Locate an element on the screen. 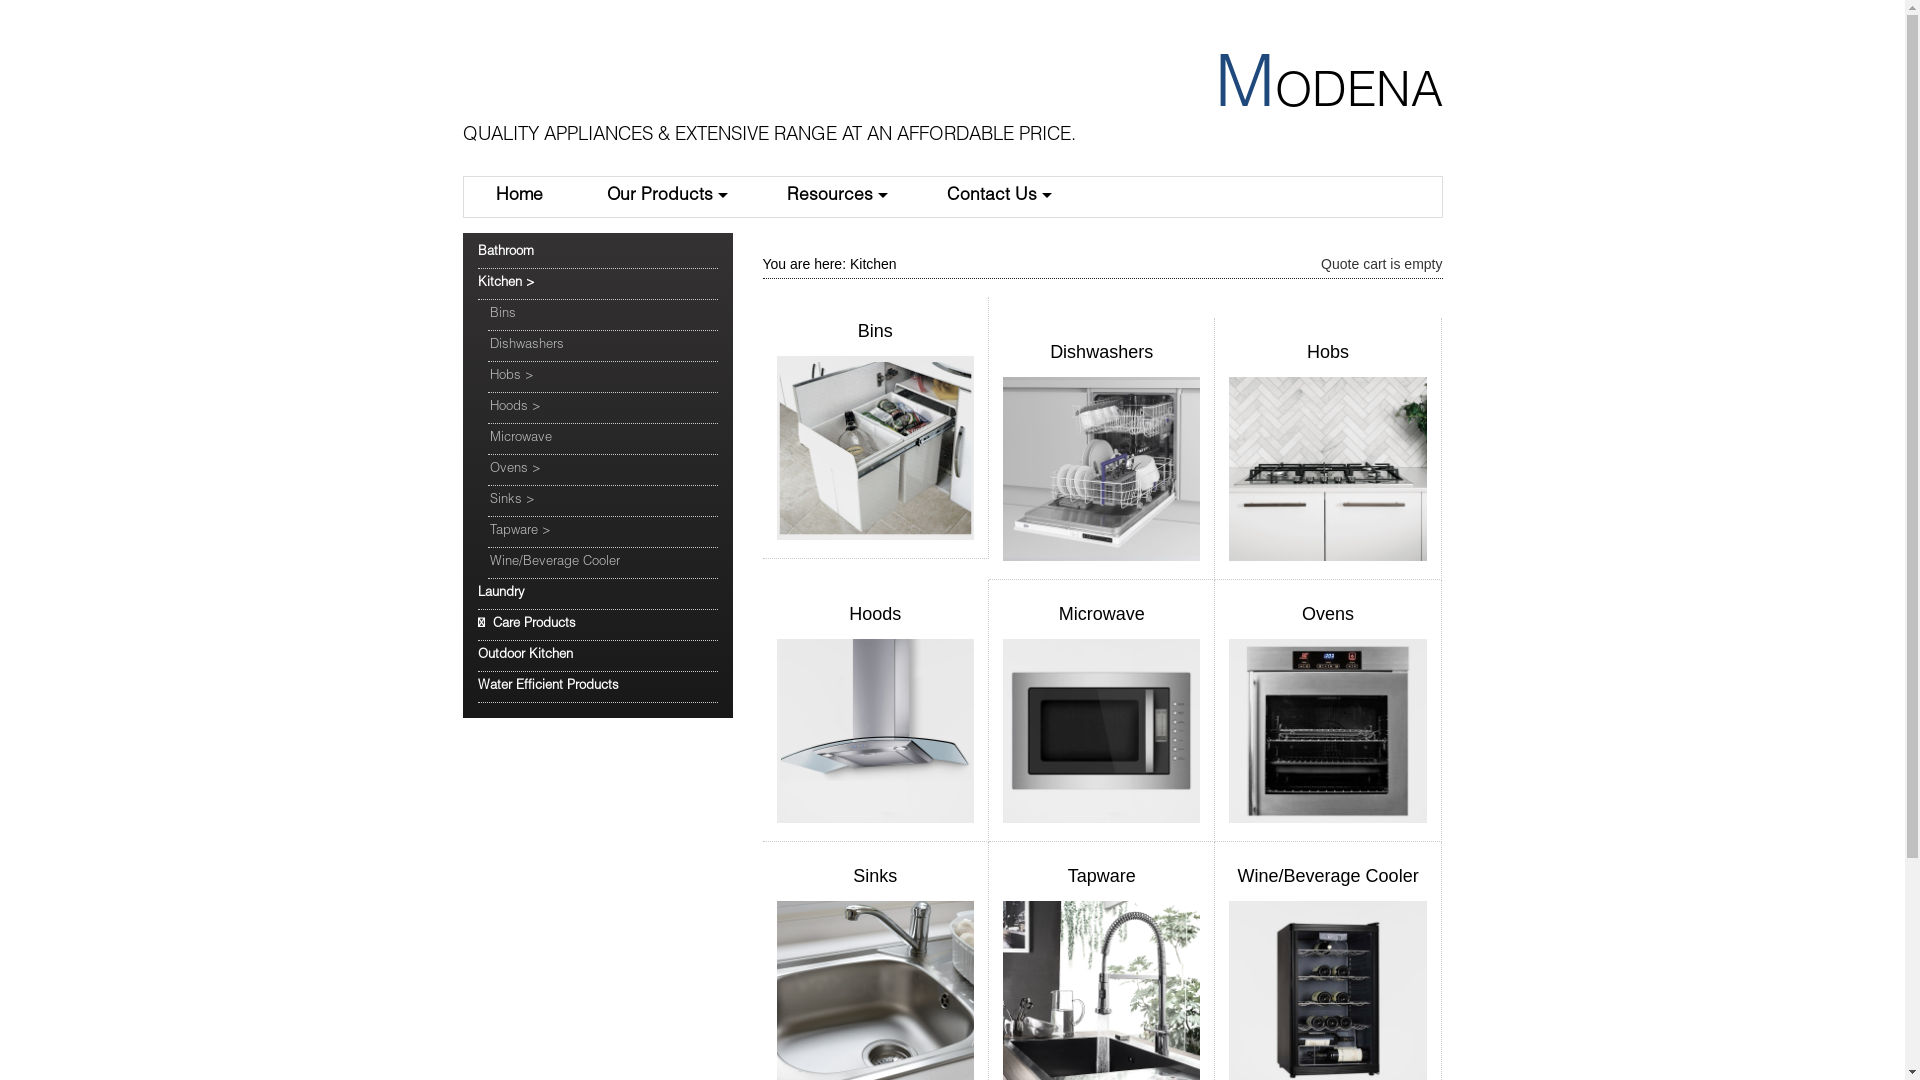 This screenshot has width=1920, height=1080. 'Resources' is located at coordinates (834, 196).